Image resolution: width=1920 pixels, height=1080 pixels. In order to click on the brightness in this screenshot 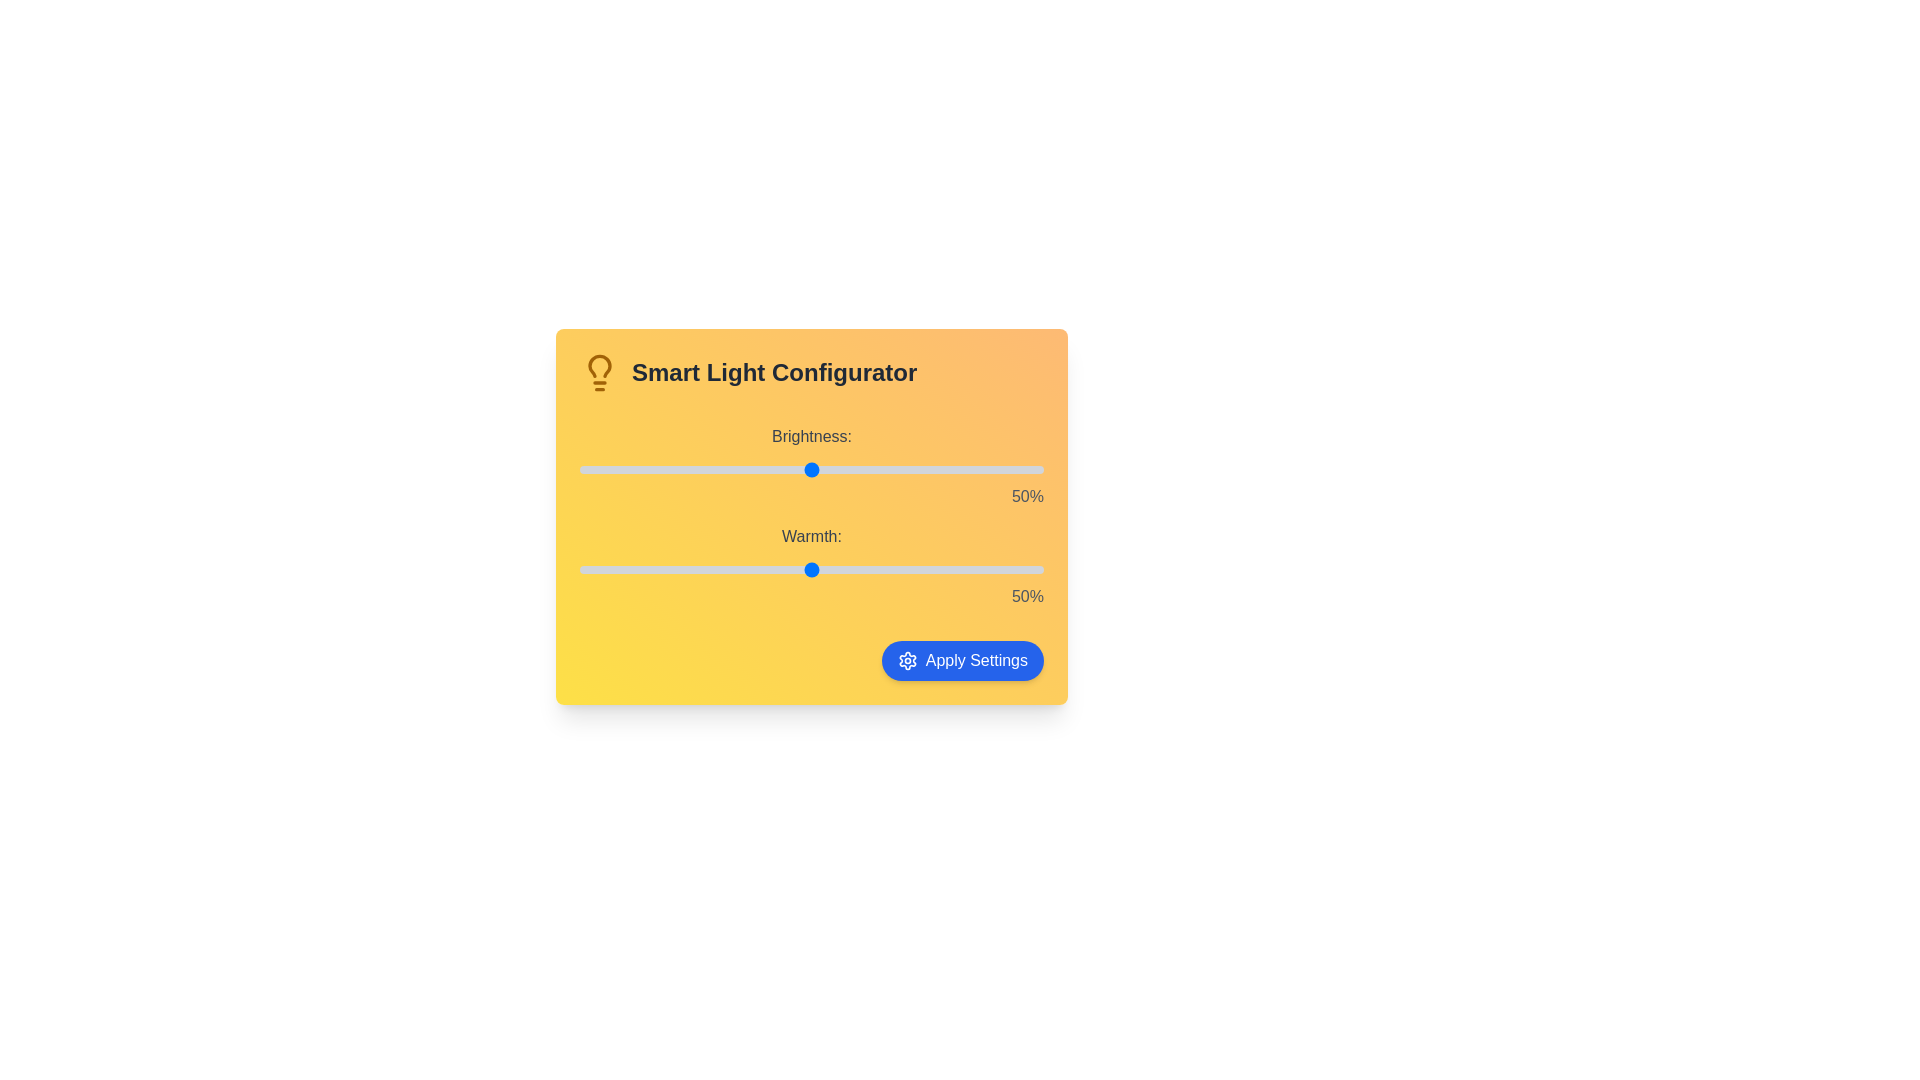, I will do `click(644, 470)`.